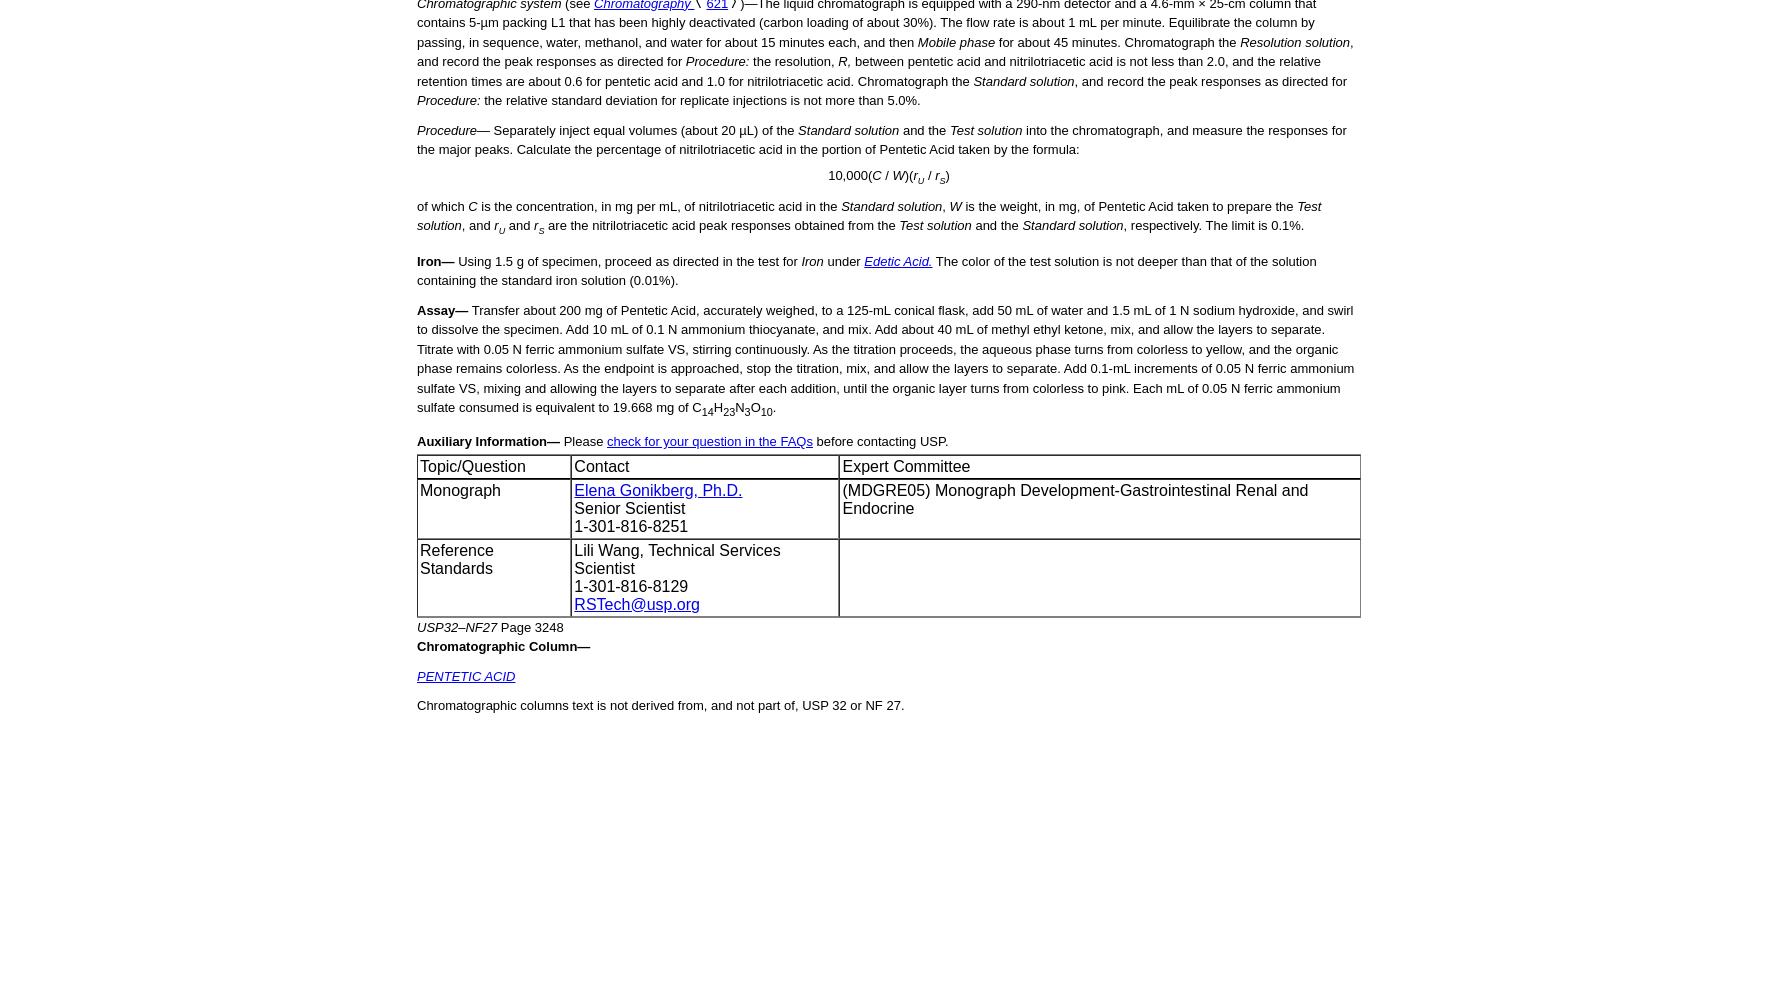 This screenshot has height=1000, width=1778. What do you see at coordinates (903, 174) in the screenshot?
I see `')('` at bounding box center [903, 174].